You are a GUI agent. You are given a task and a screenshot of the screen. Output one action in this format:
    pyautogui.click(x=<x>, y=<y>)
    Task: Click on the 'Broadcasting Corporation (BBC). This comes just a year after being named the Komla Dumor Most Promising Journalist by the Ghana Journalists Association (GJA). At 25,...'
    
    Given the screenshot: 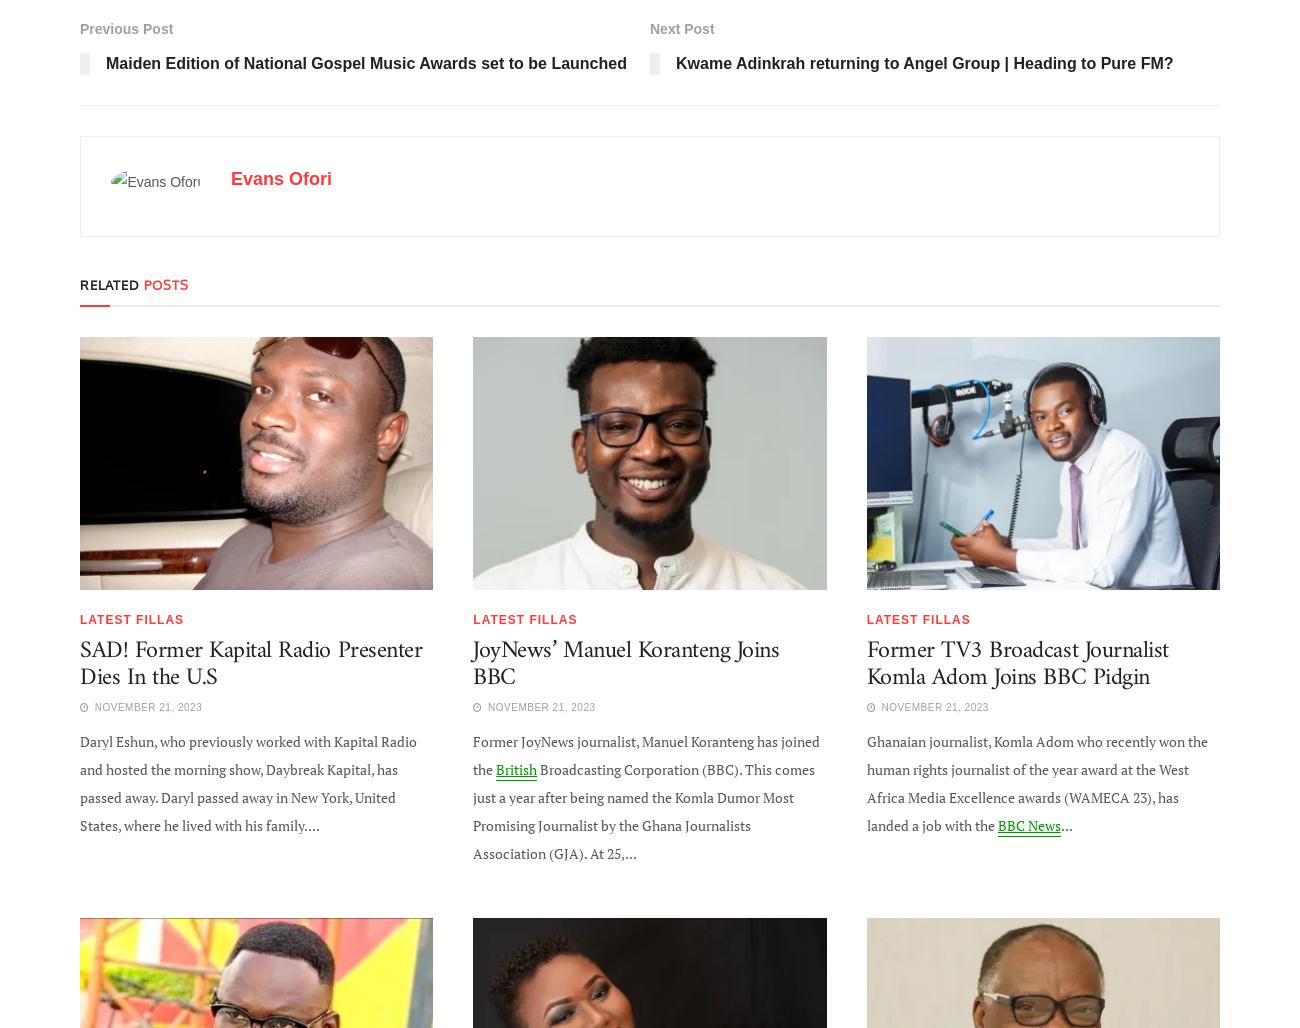 What is the action you would take?
    pyautogui.click(x=644, y=810)
    